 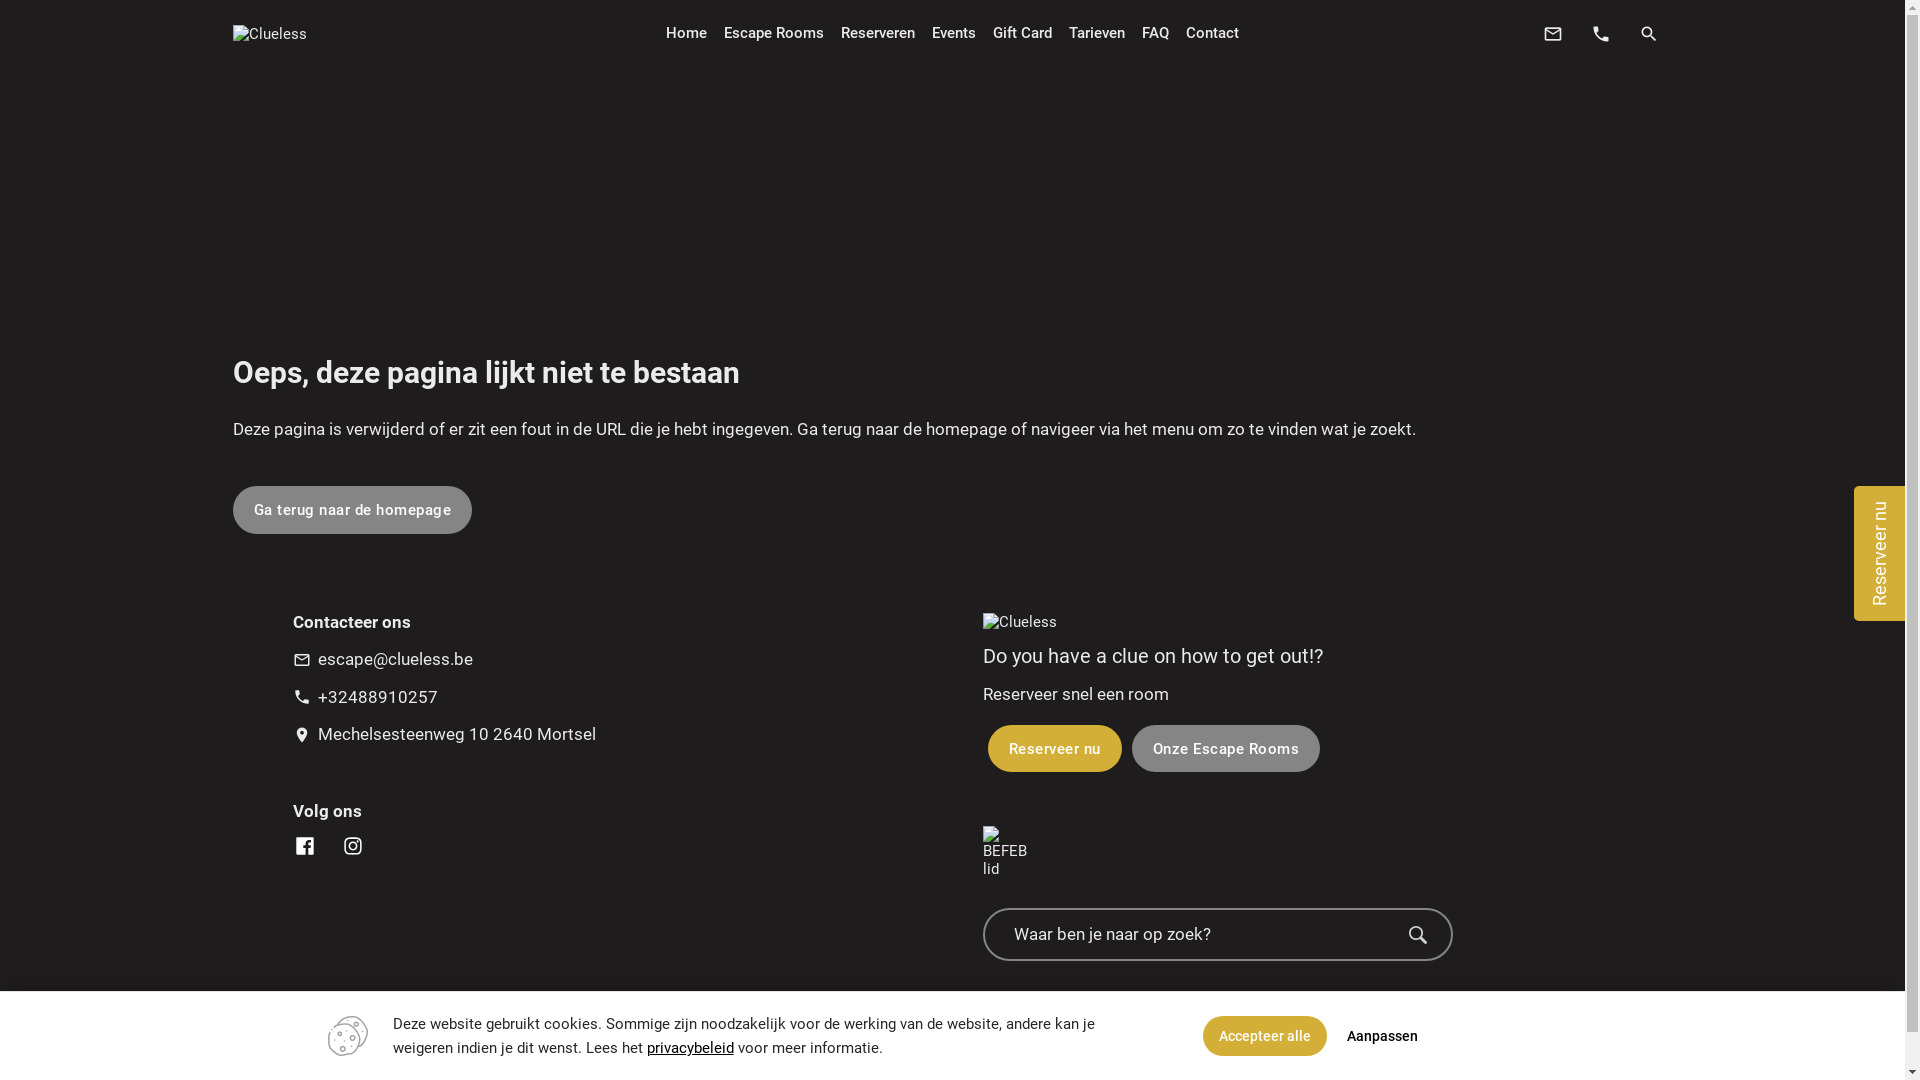 I want to click on 'BEFEB lid', so click(x=1004, y=852).